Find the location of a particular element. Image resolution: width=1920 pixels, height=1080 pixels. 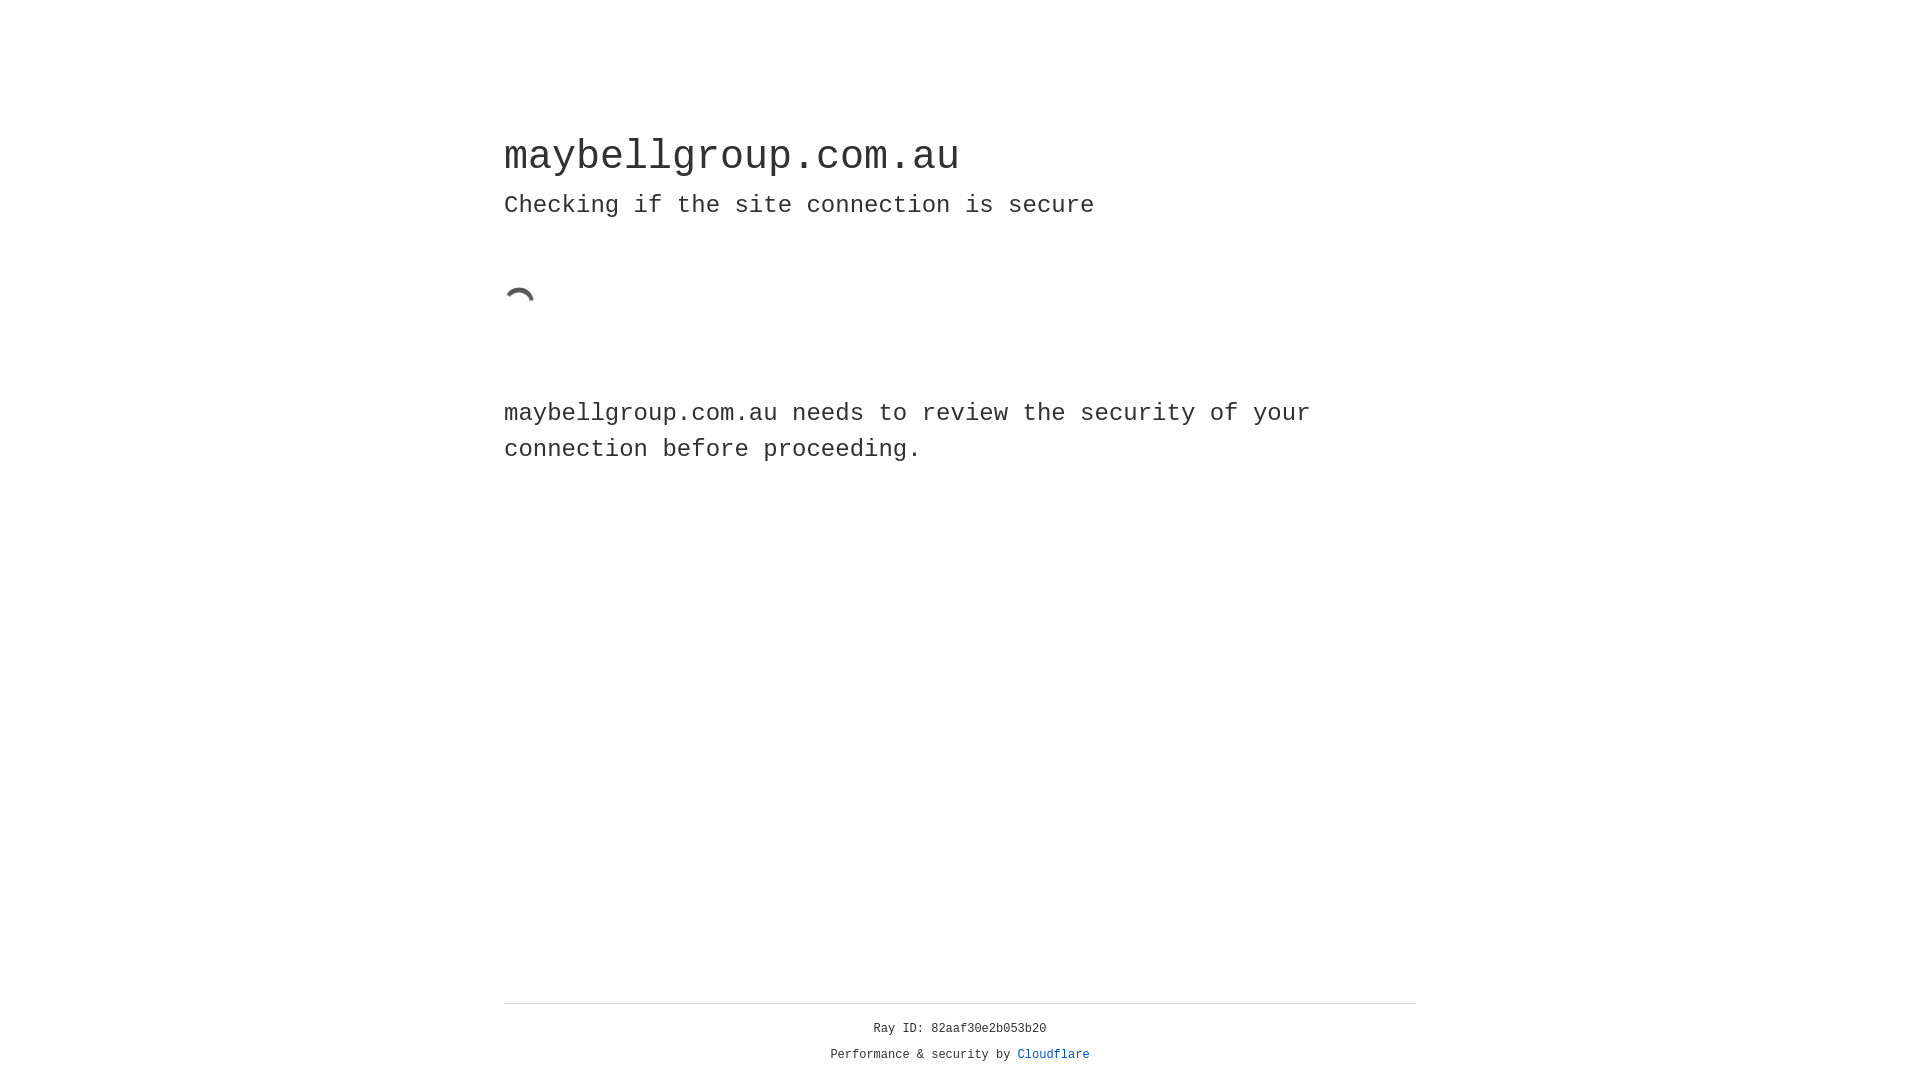

'Cloudflare' is located at coordinates (1053, 1054).